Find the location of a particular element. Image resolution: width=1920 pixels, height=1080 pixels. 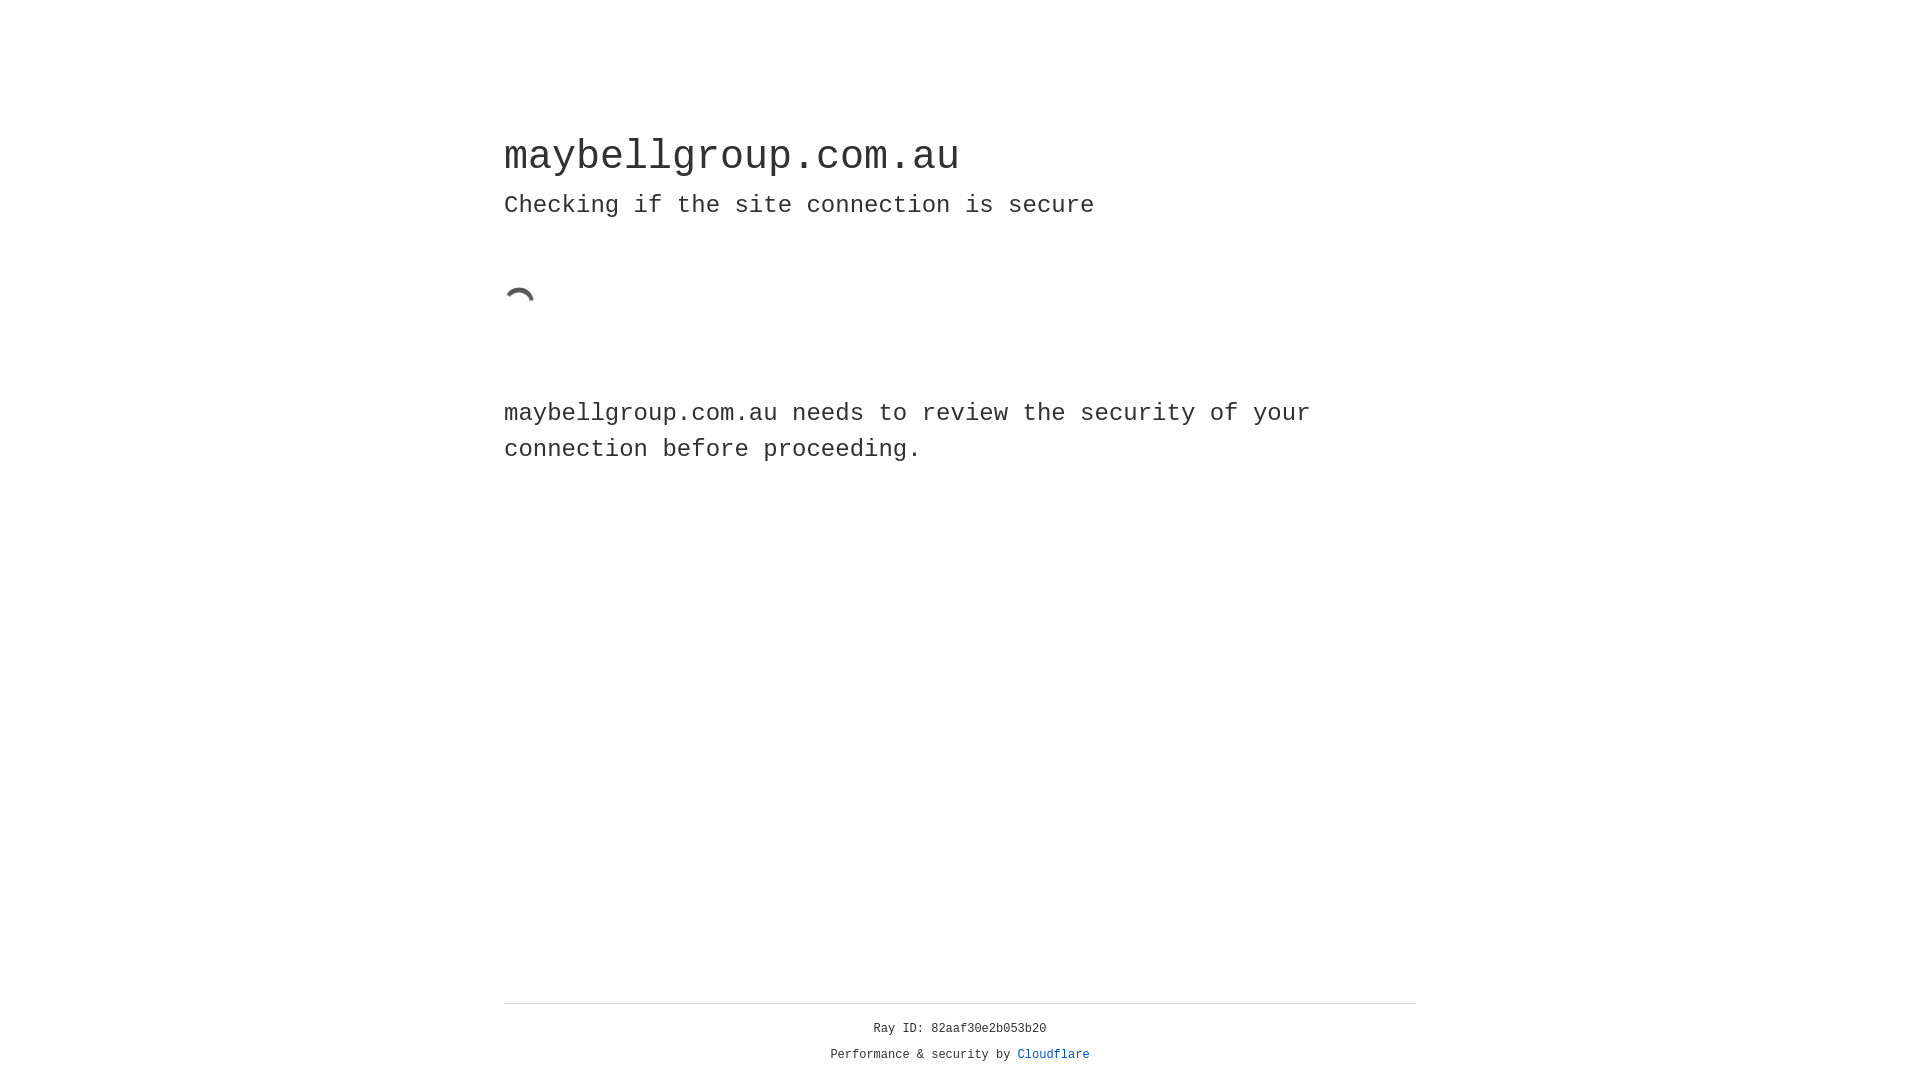

'Cloudflare' is located at coordinates (1053, 1054).